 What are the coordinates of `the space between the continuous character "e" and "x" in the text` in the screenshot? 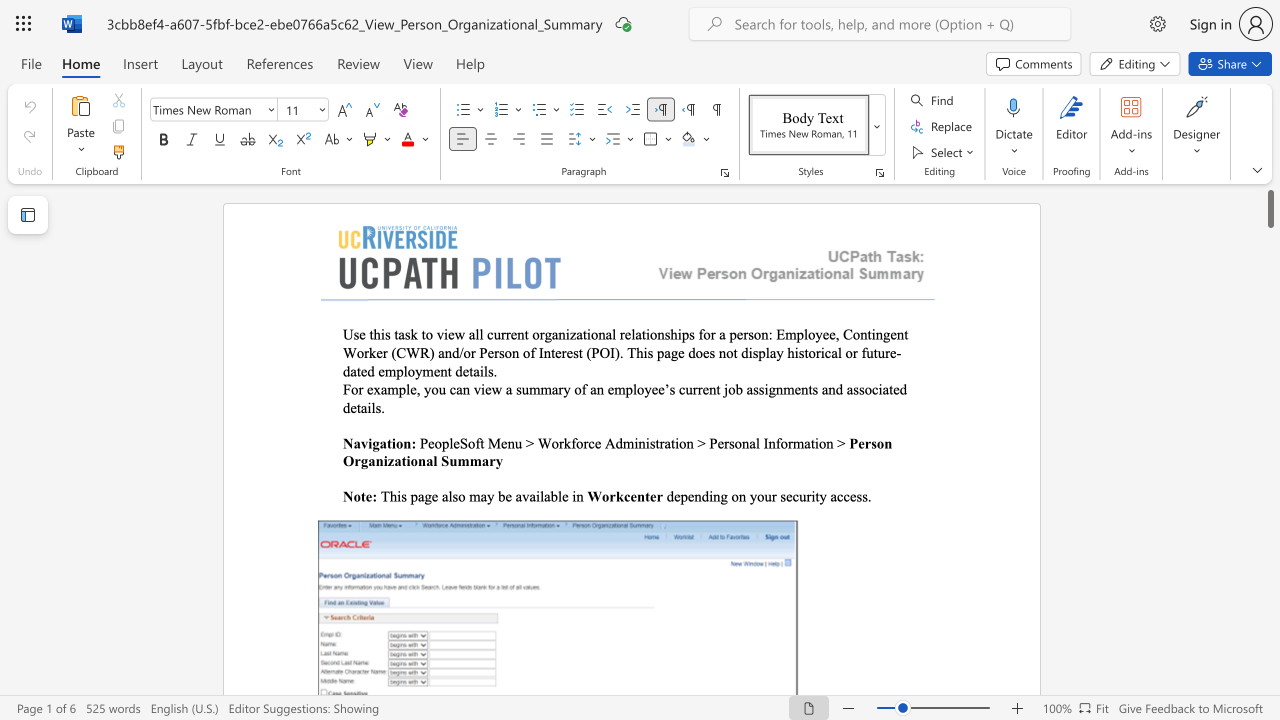 It's located at (373, 389).